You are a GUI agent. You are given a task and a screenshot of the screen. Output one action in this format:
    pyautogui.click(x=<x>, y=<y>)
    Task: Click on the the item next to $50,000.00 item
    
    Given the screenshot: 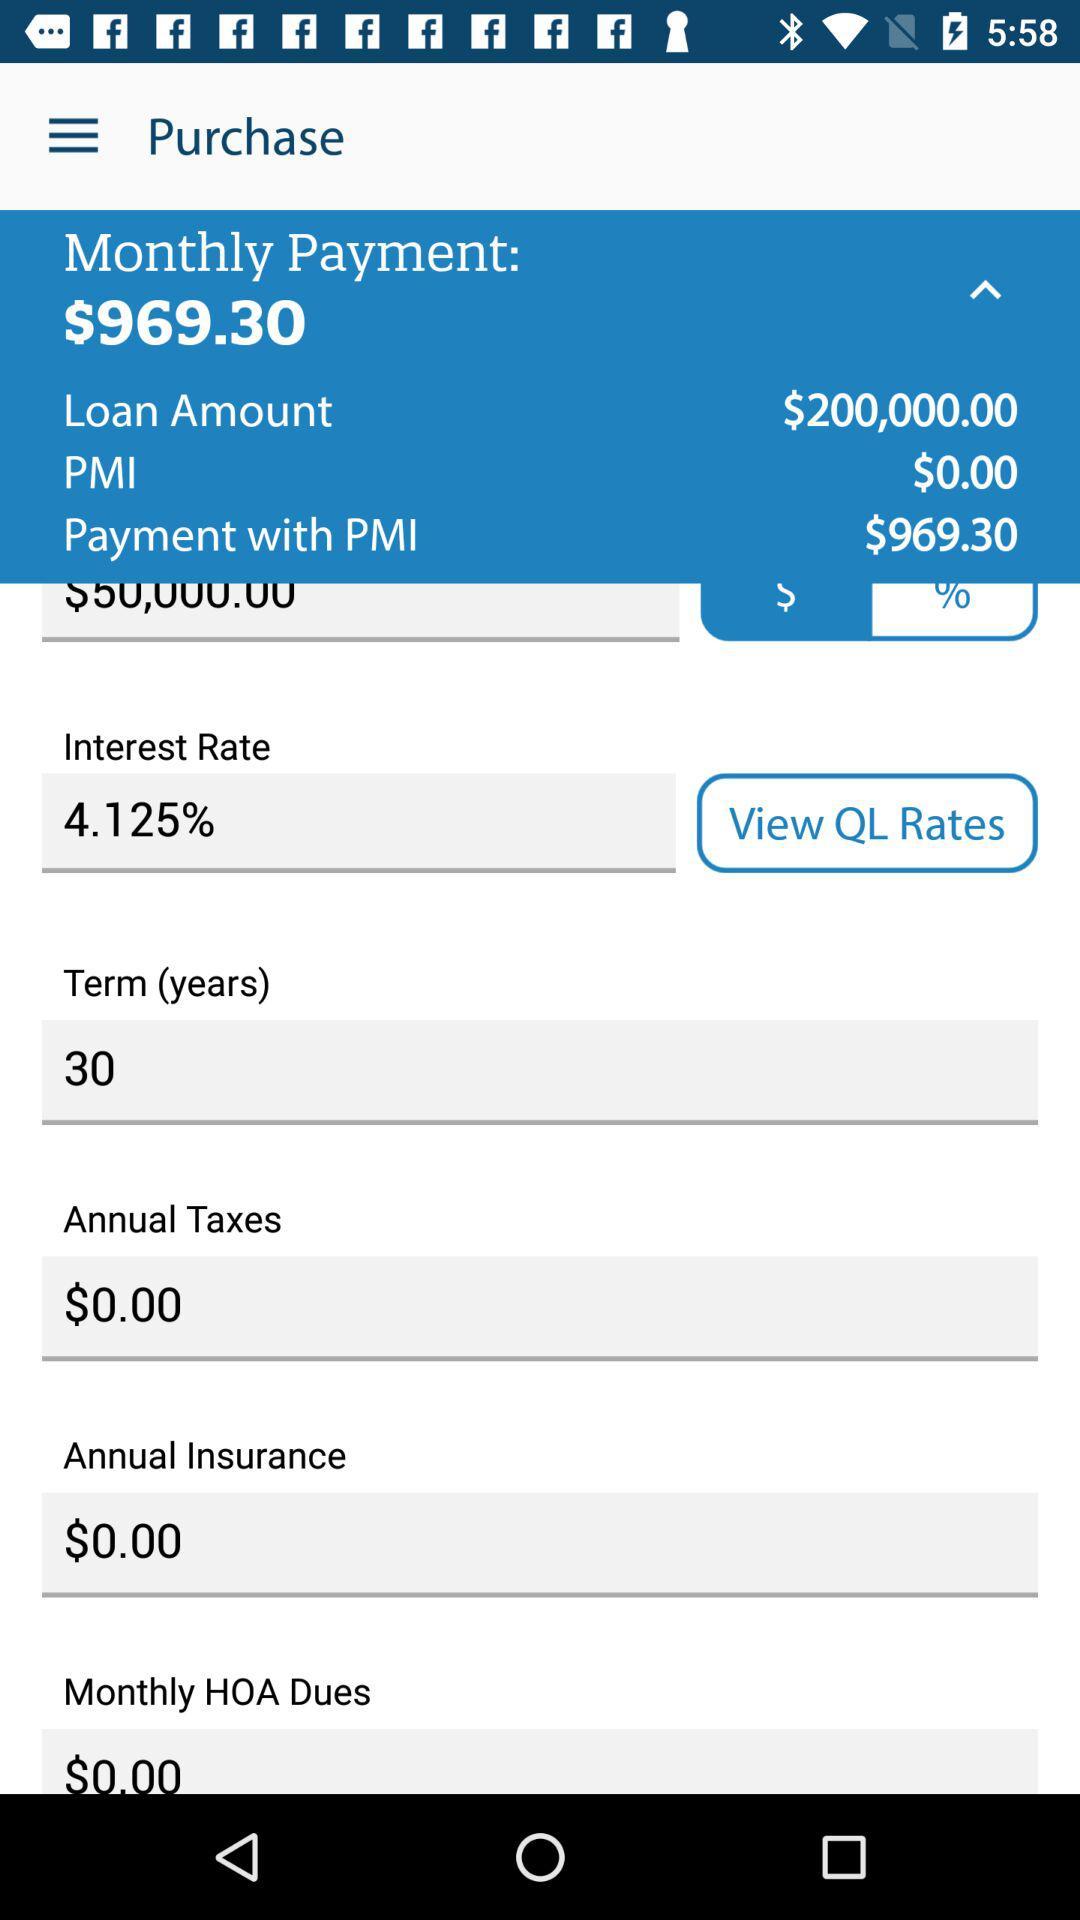 What is the action you would take?
    pyautogui.click(x=785, y=611)
    